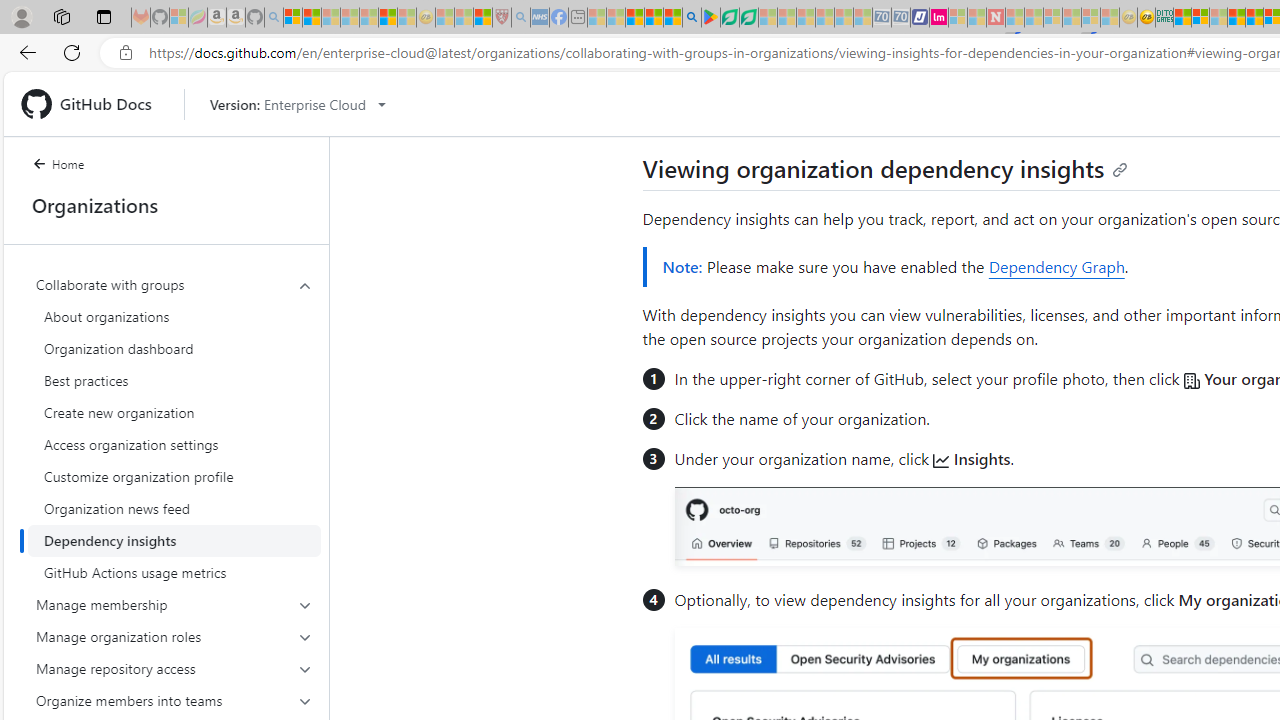 The height and width of the screenshot is (720, 1280). What do you see at coordinates (174, 603) in the screenshot?
I see `'Manage membership'` at bounding box center [174, 603].